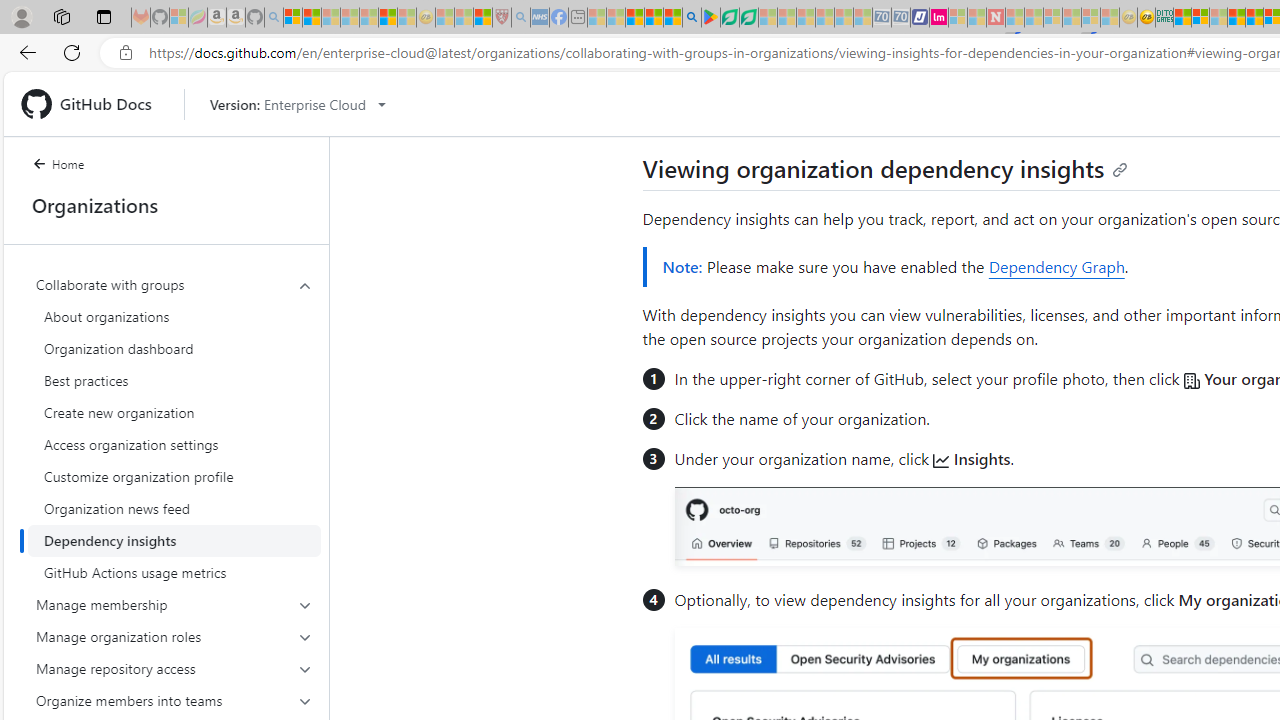 The height and width of the screenshot is (720, 1280). What do you see at coordinates (174, 603) in the screenshot?
I see `'Manage membership'` at bounding box center [174, 603].